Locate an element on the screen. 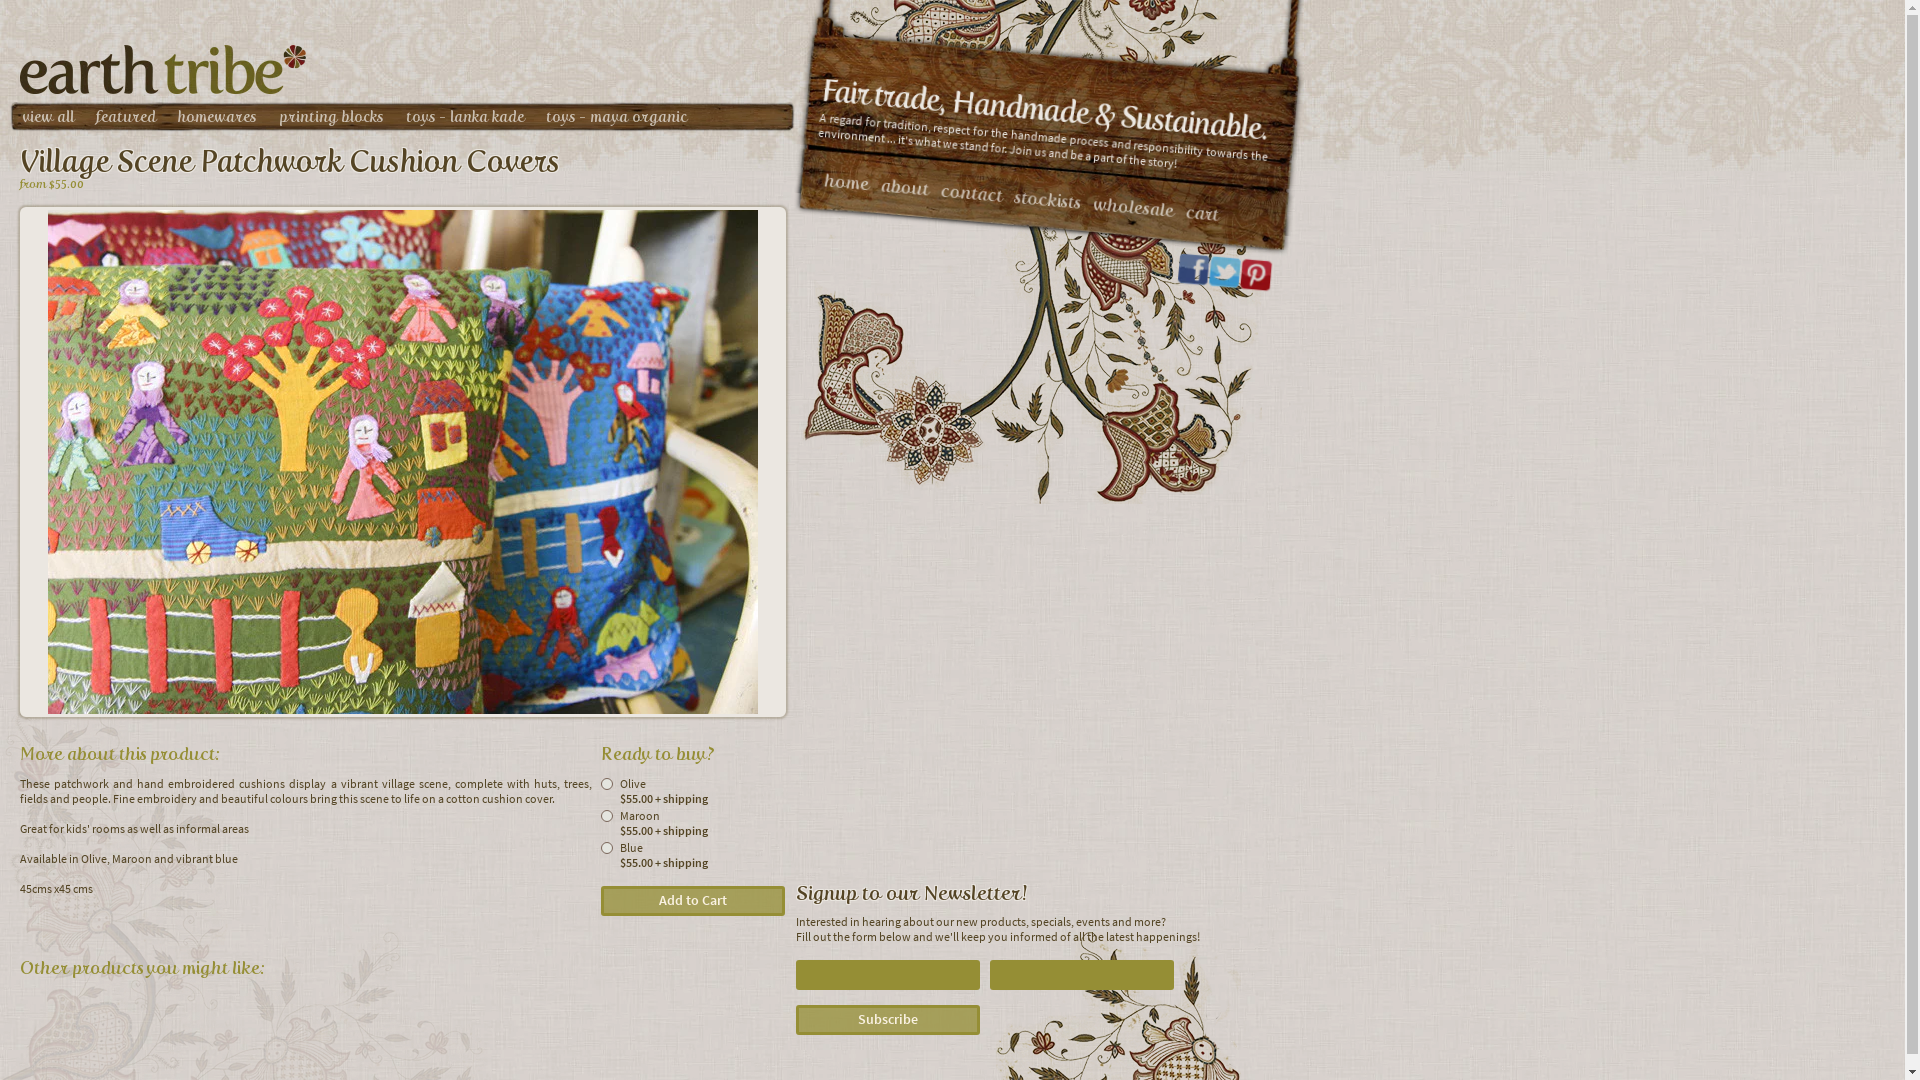 The image size is (1920, 1080). 'toys - lanka kade' is located at coordinates (405, 116).